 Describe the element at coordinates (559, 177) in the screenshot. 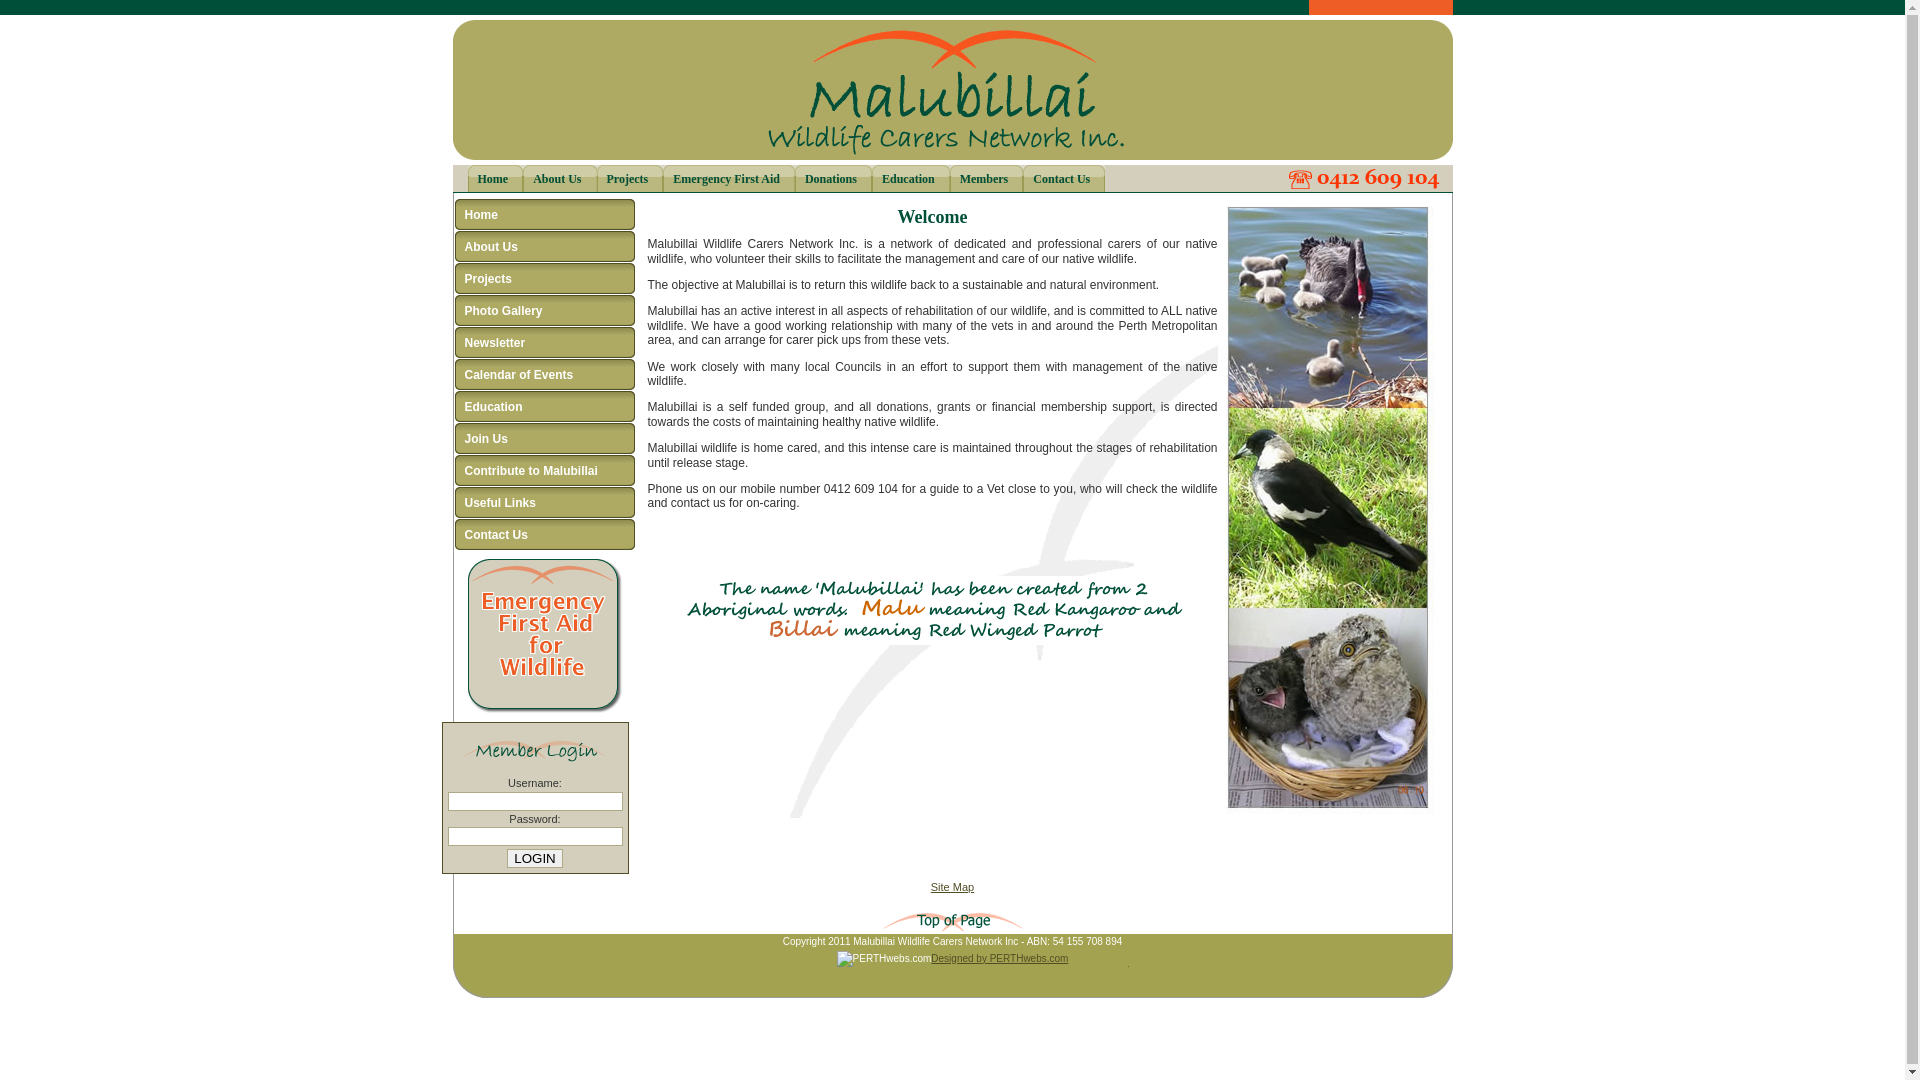

I see `'About Us'` at that location.